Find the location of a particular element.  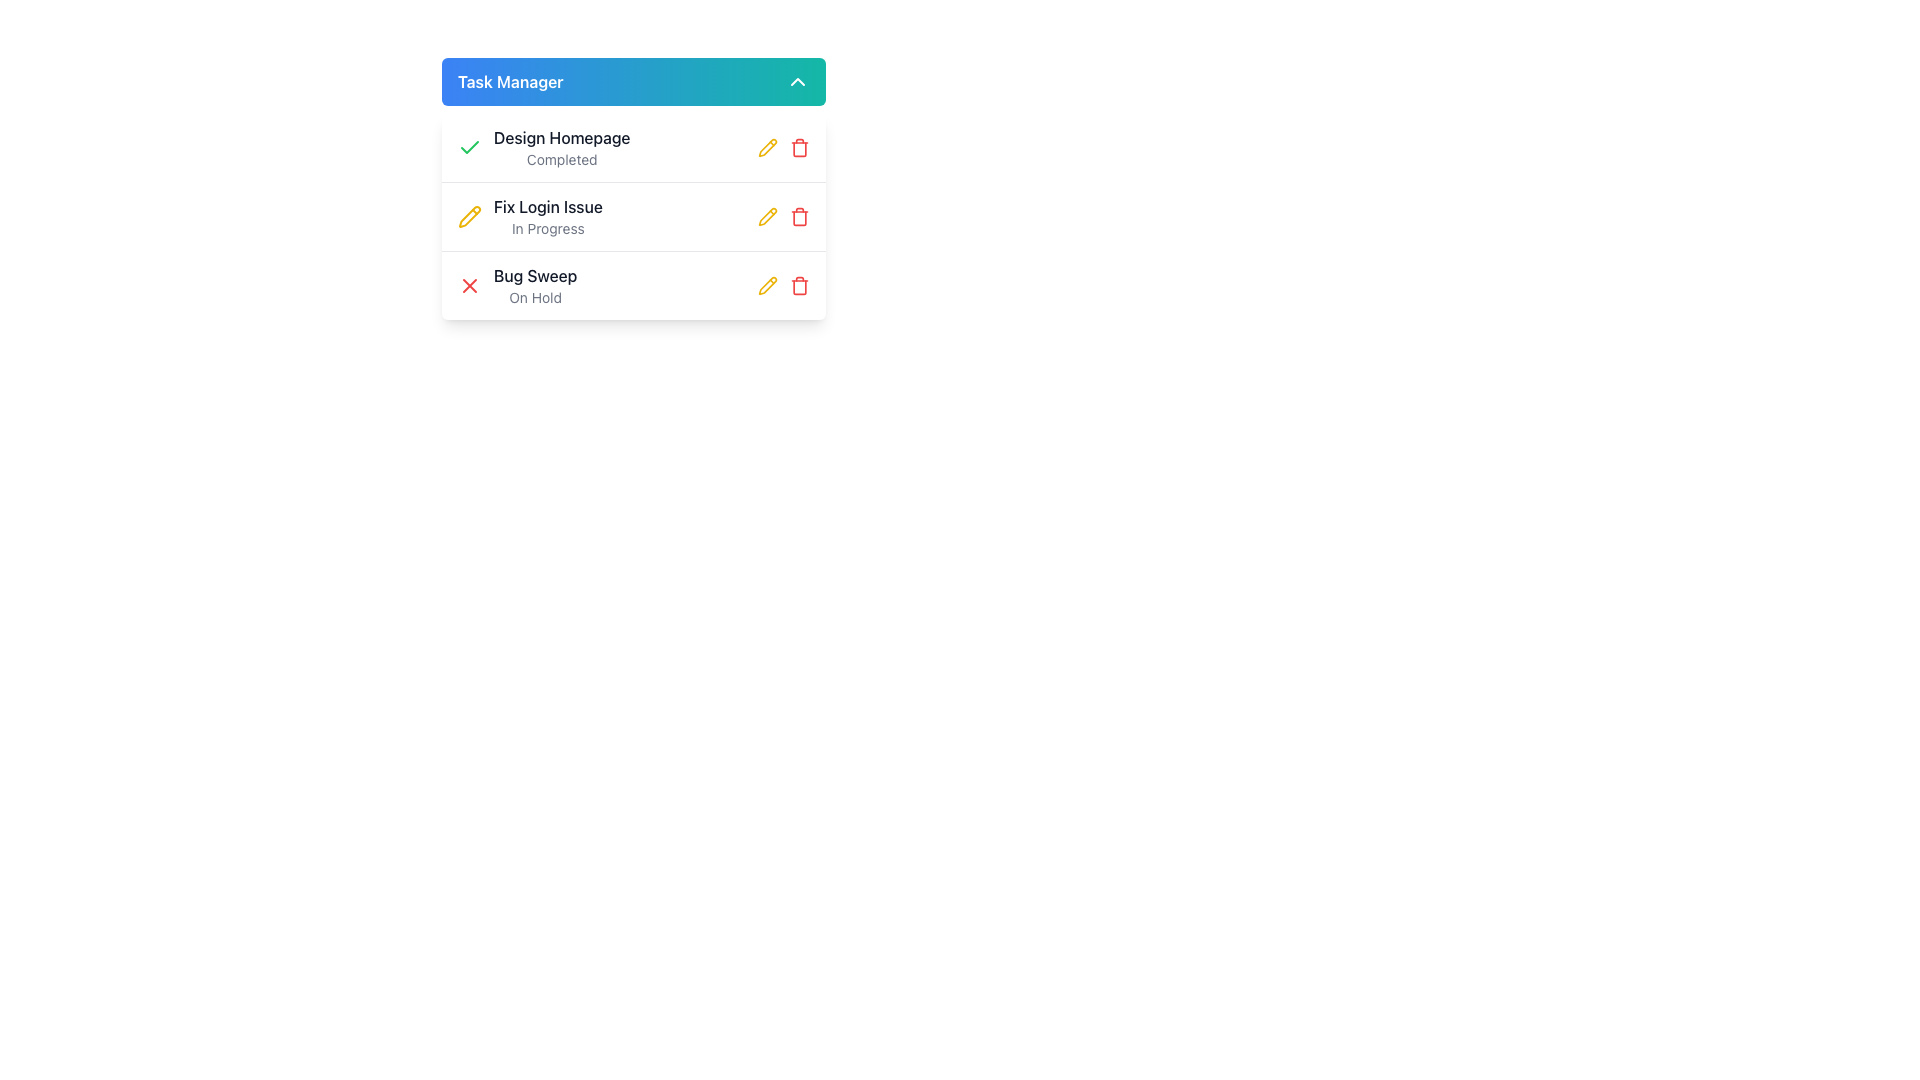

to select the first task item in the task manager interface, which displays the name 'Design Homepage' and its status 'Completed', positioned to the right of a green checkmark icon is located at coordinates (561, 146).